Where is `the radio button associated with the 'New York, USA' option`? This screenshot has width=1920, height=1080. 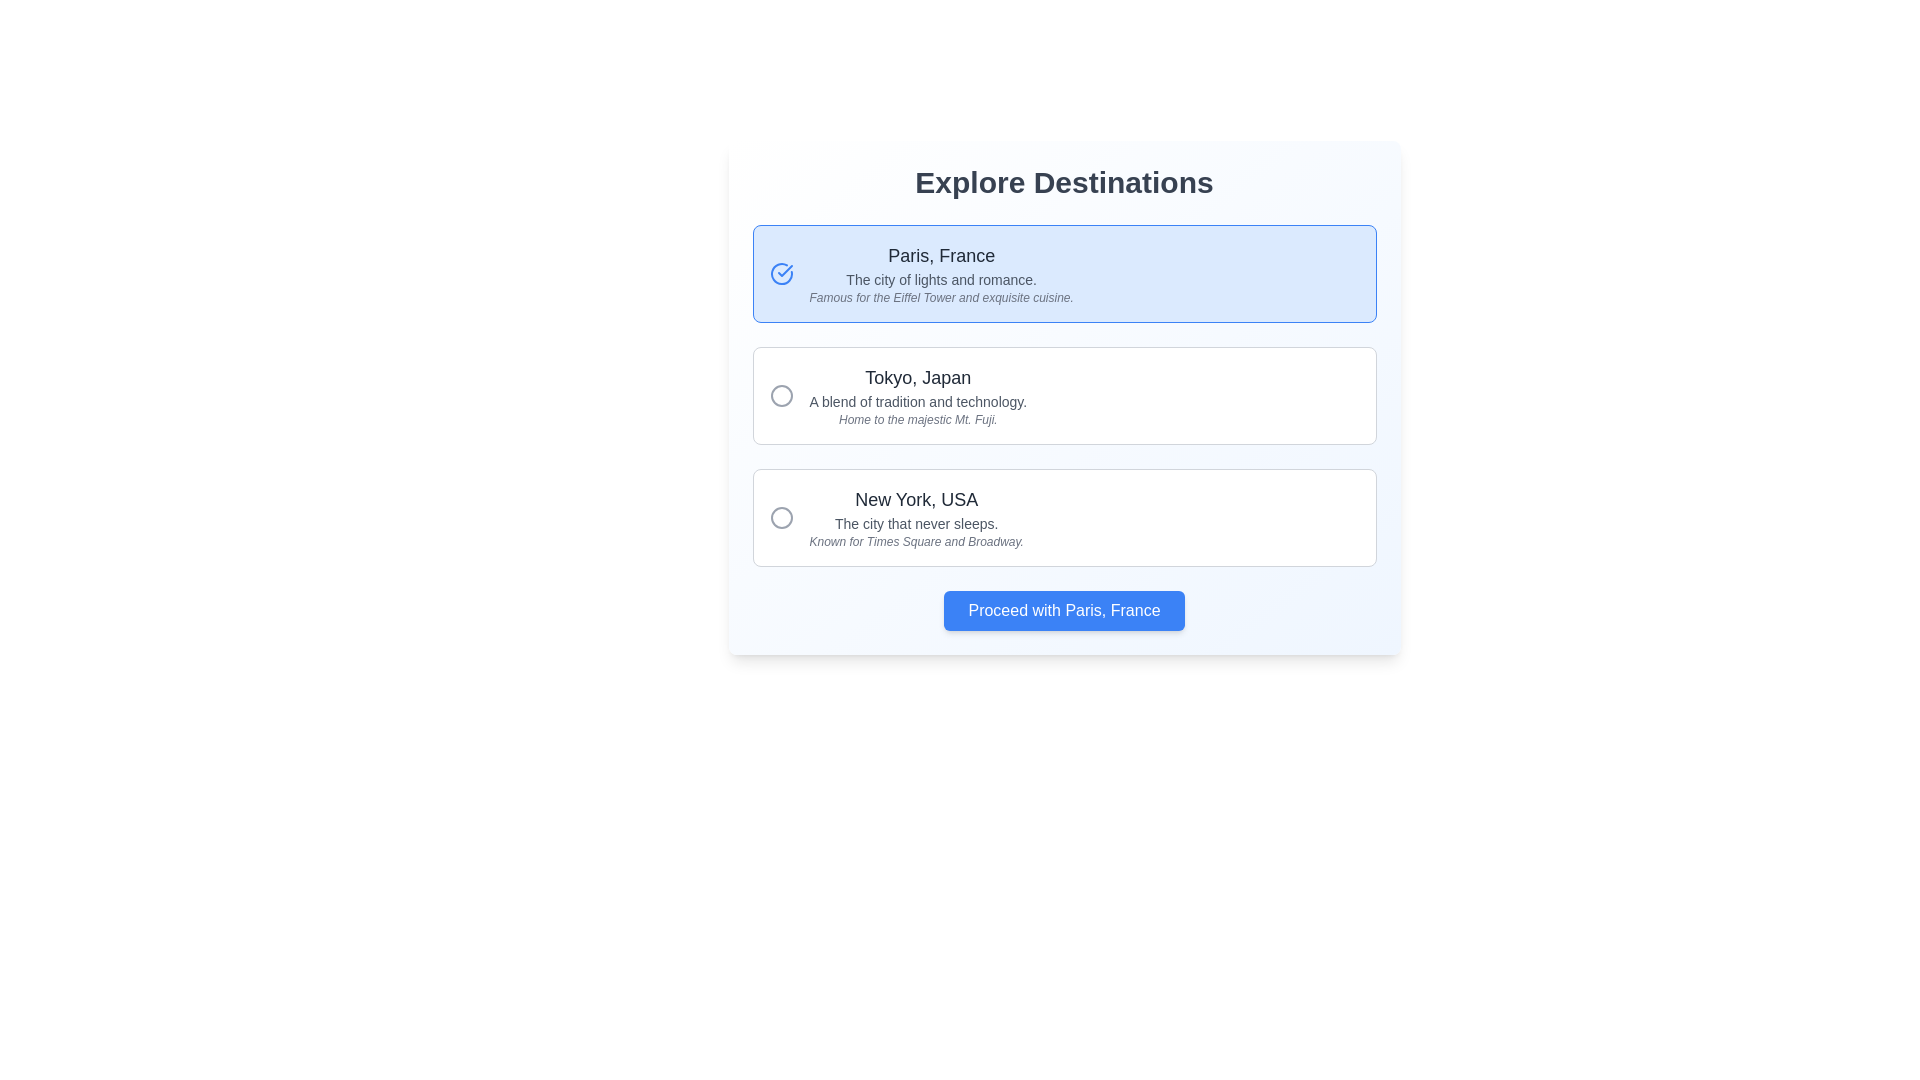
the radio button associated with the 'New York, USA' option is located at coordinates (780, 516).